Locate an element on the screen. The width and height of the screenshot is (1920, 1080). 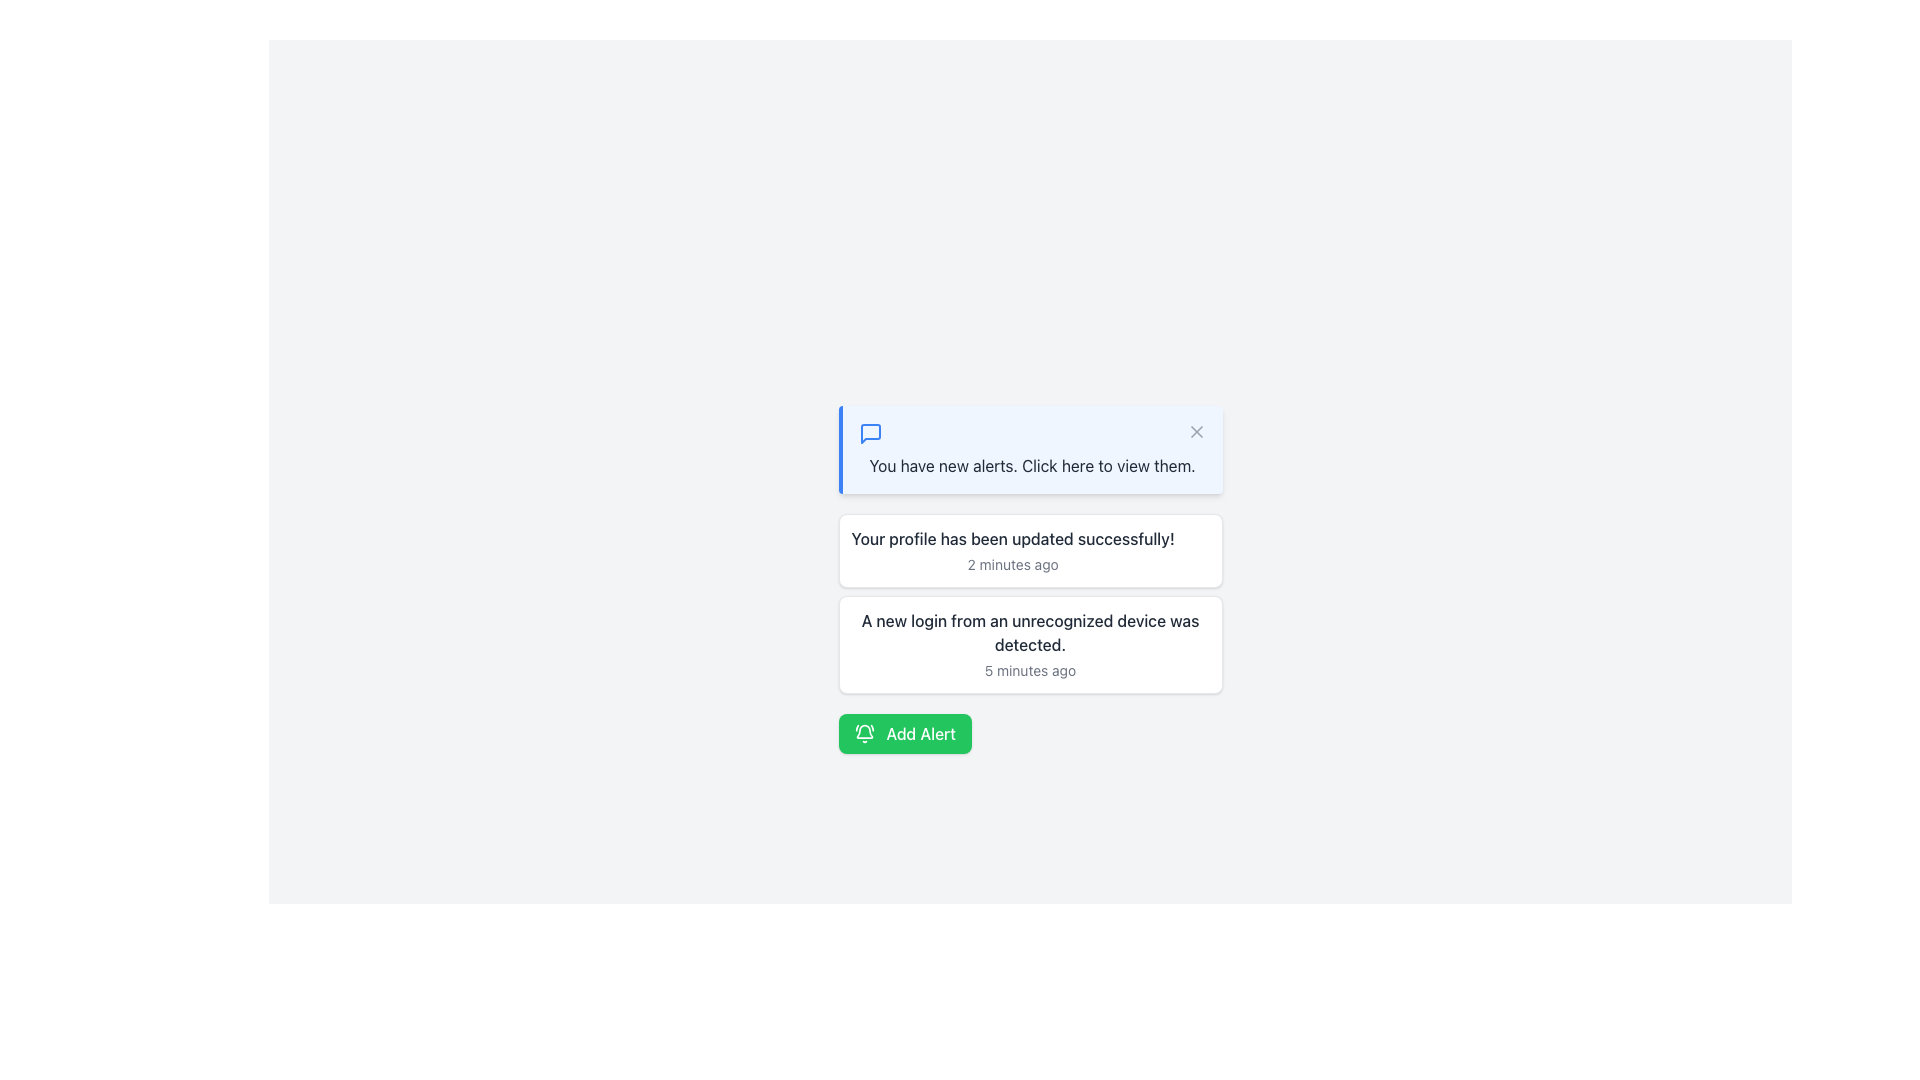
the notification message in the Notification block containing alerts about profile updates and unrecognized logins is located at coordinates (1030, 603).